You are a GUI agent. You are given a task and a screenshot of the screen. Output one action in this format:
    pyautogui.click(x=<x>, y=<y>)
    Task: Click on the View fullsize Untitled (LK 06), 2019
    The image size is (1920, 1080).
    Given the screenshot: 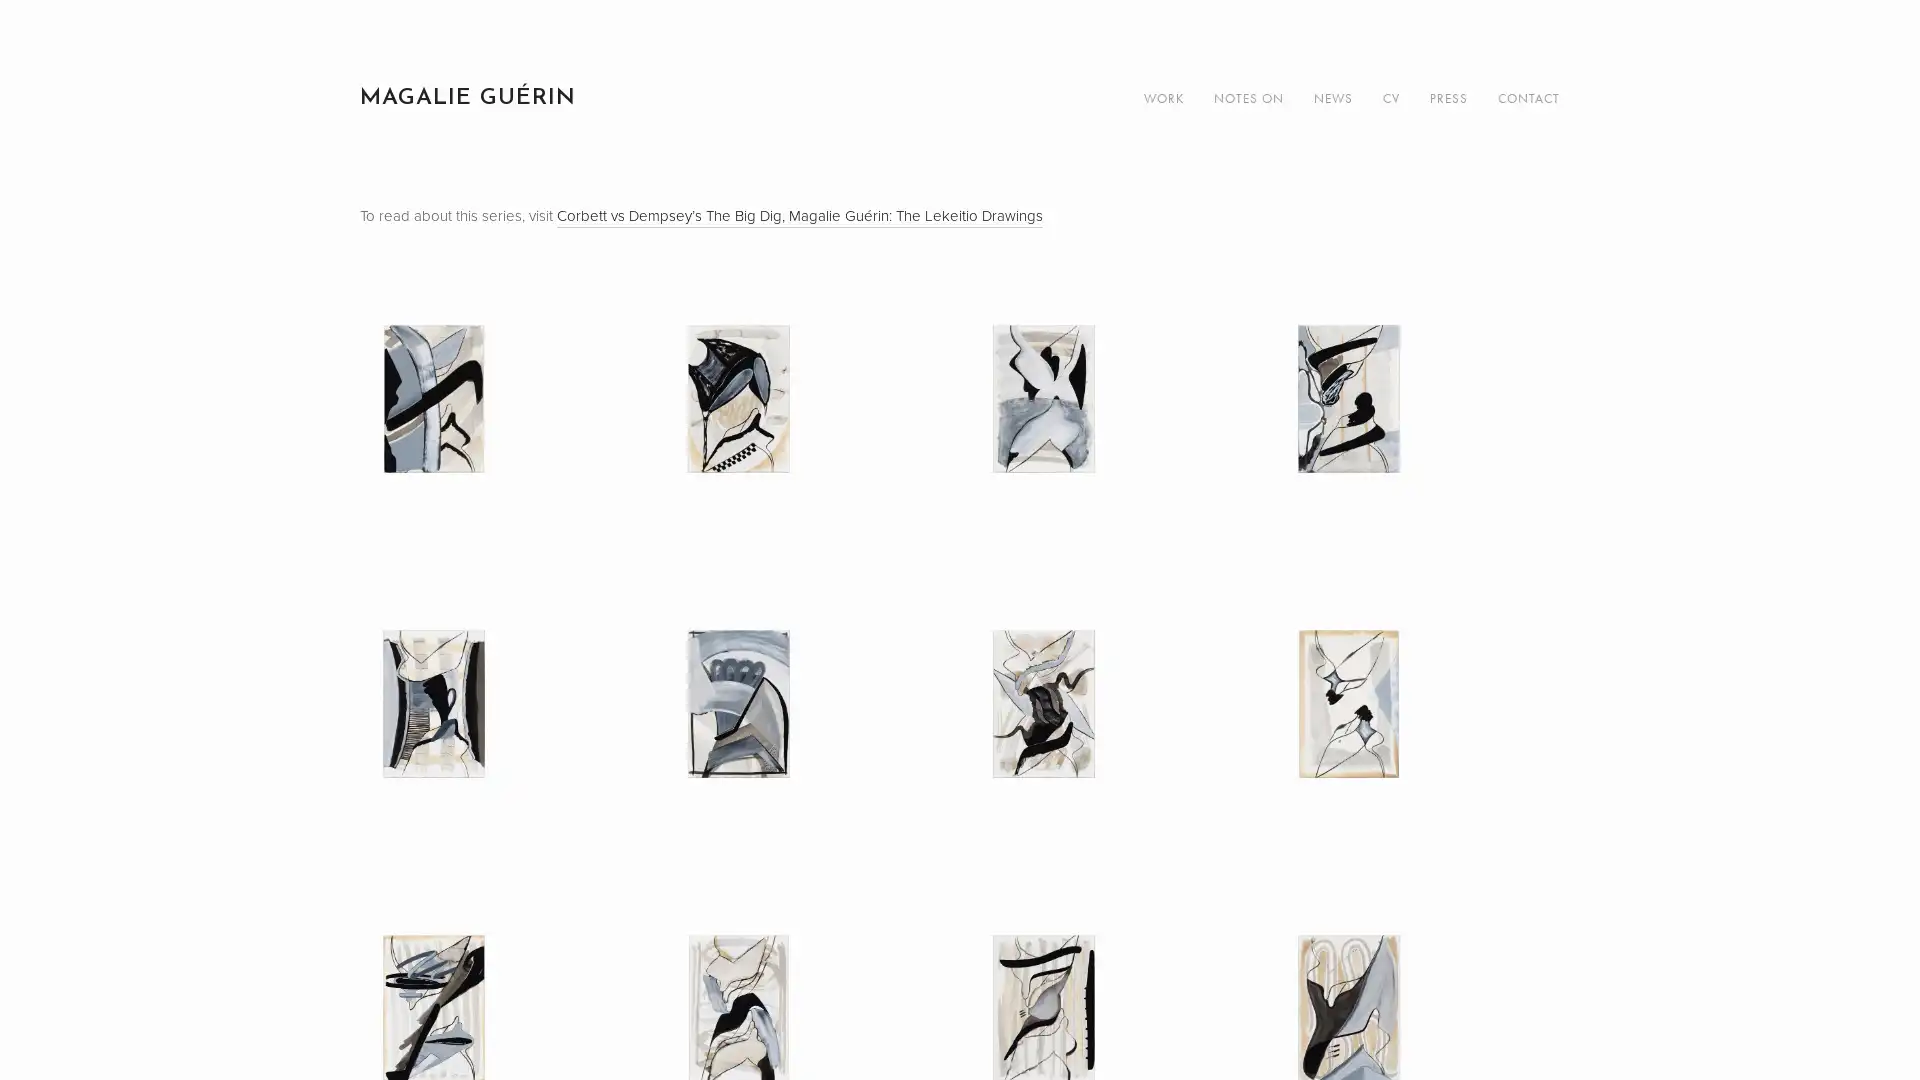 What is the action you would take?
    pyautogui.click(x=807, y=771)
    